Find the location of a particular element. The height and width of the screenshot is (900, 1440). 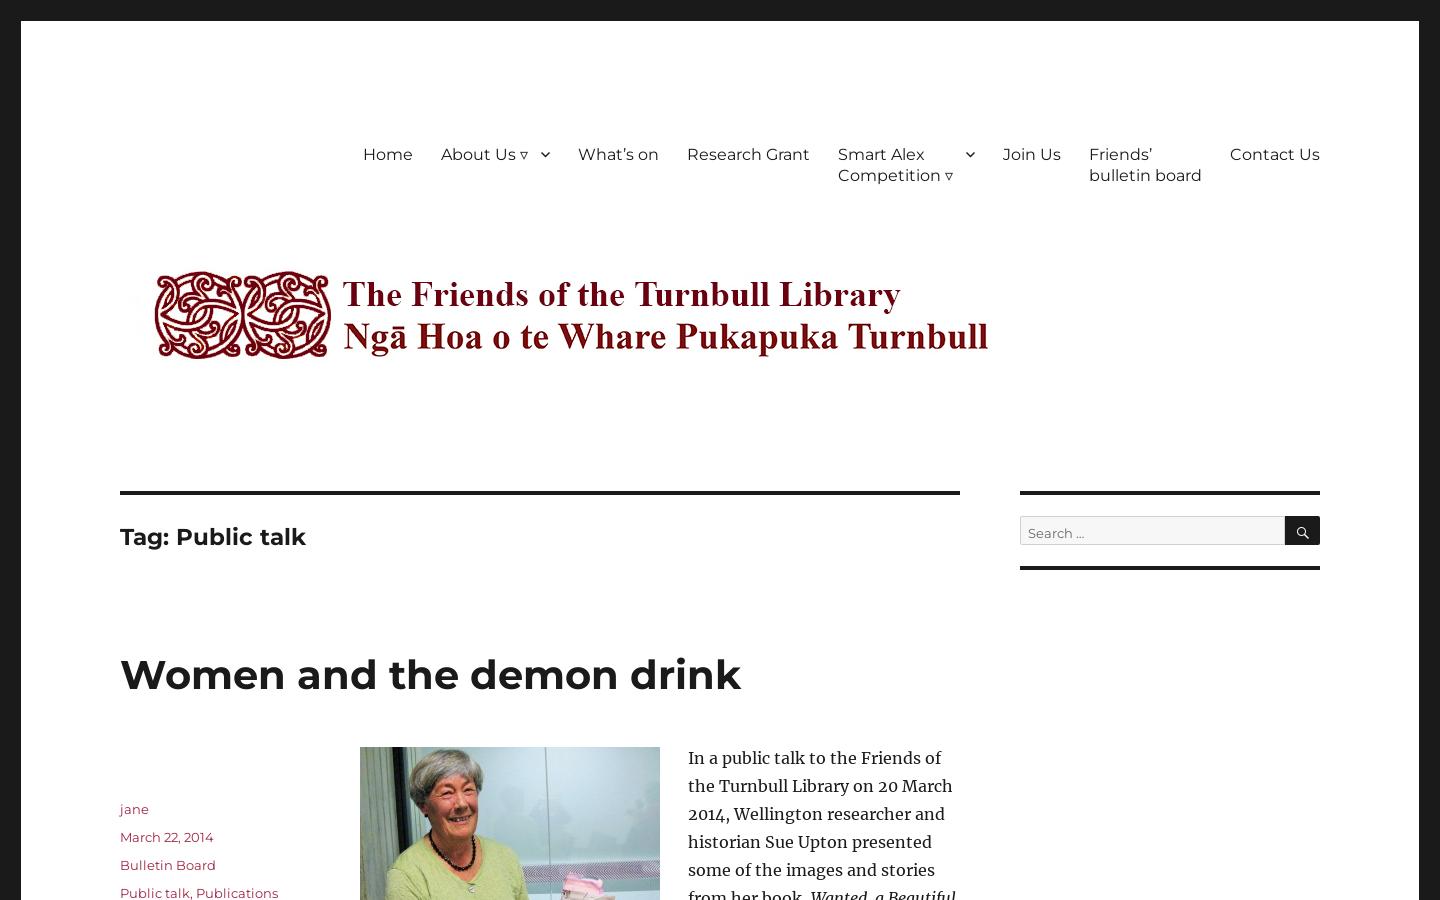

'Friends’' is located at coordinates (1119, 153).